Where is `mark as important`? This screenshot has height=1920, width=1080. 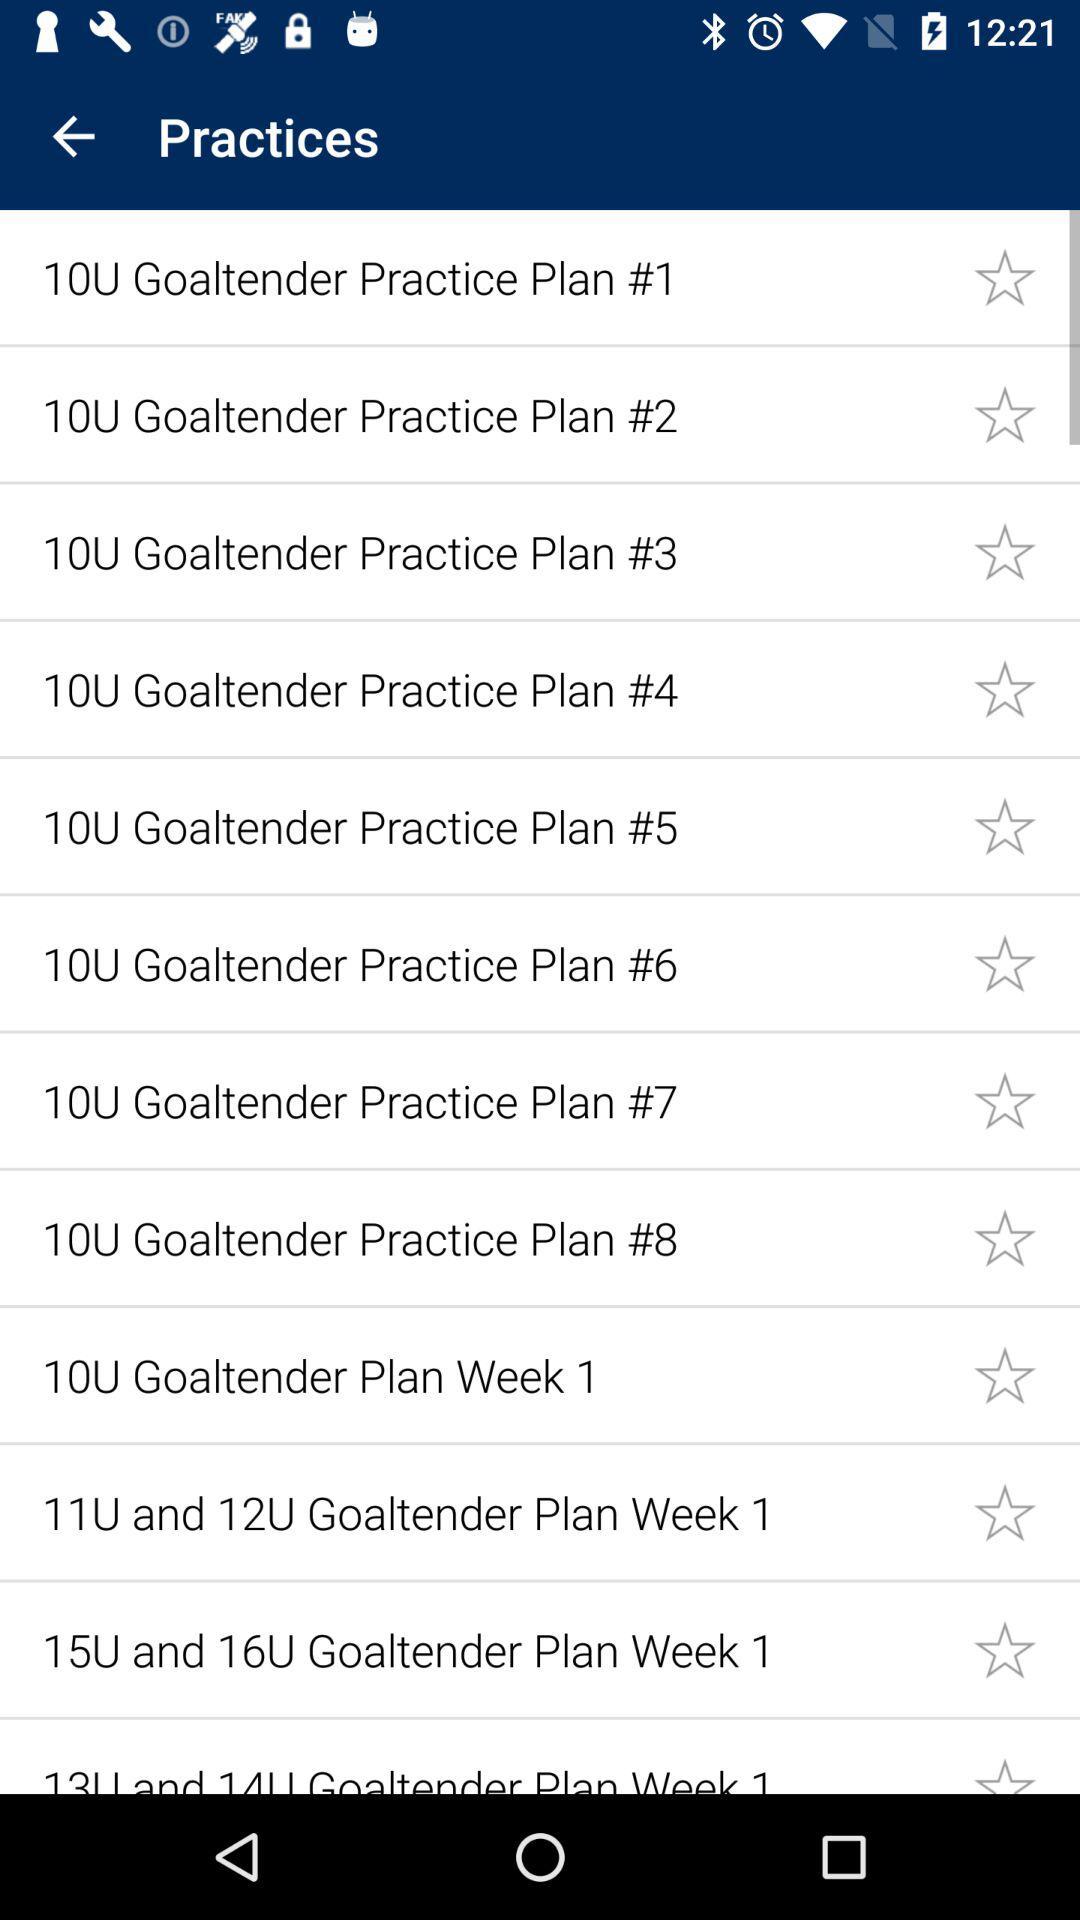
mark as important is located at coordinates (1026, 688).